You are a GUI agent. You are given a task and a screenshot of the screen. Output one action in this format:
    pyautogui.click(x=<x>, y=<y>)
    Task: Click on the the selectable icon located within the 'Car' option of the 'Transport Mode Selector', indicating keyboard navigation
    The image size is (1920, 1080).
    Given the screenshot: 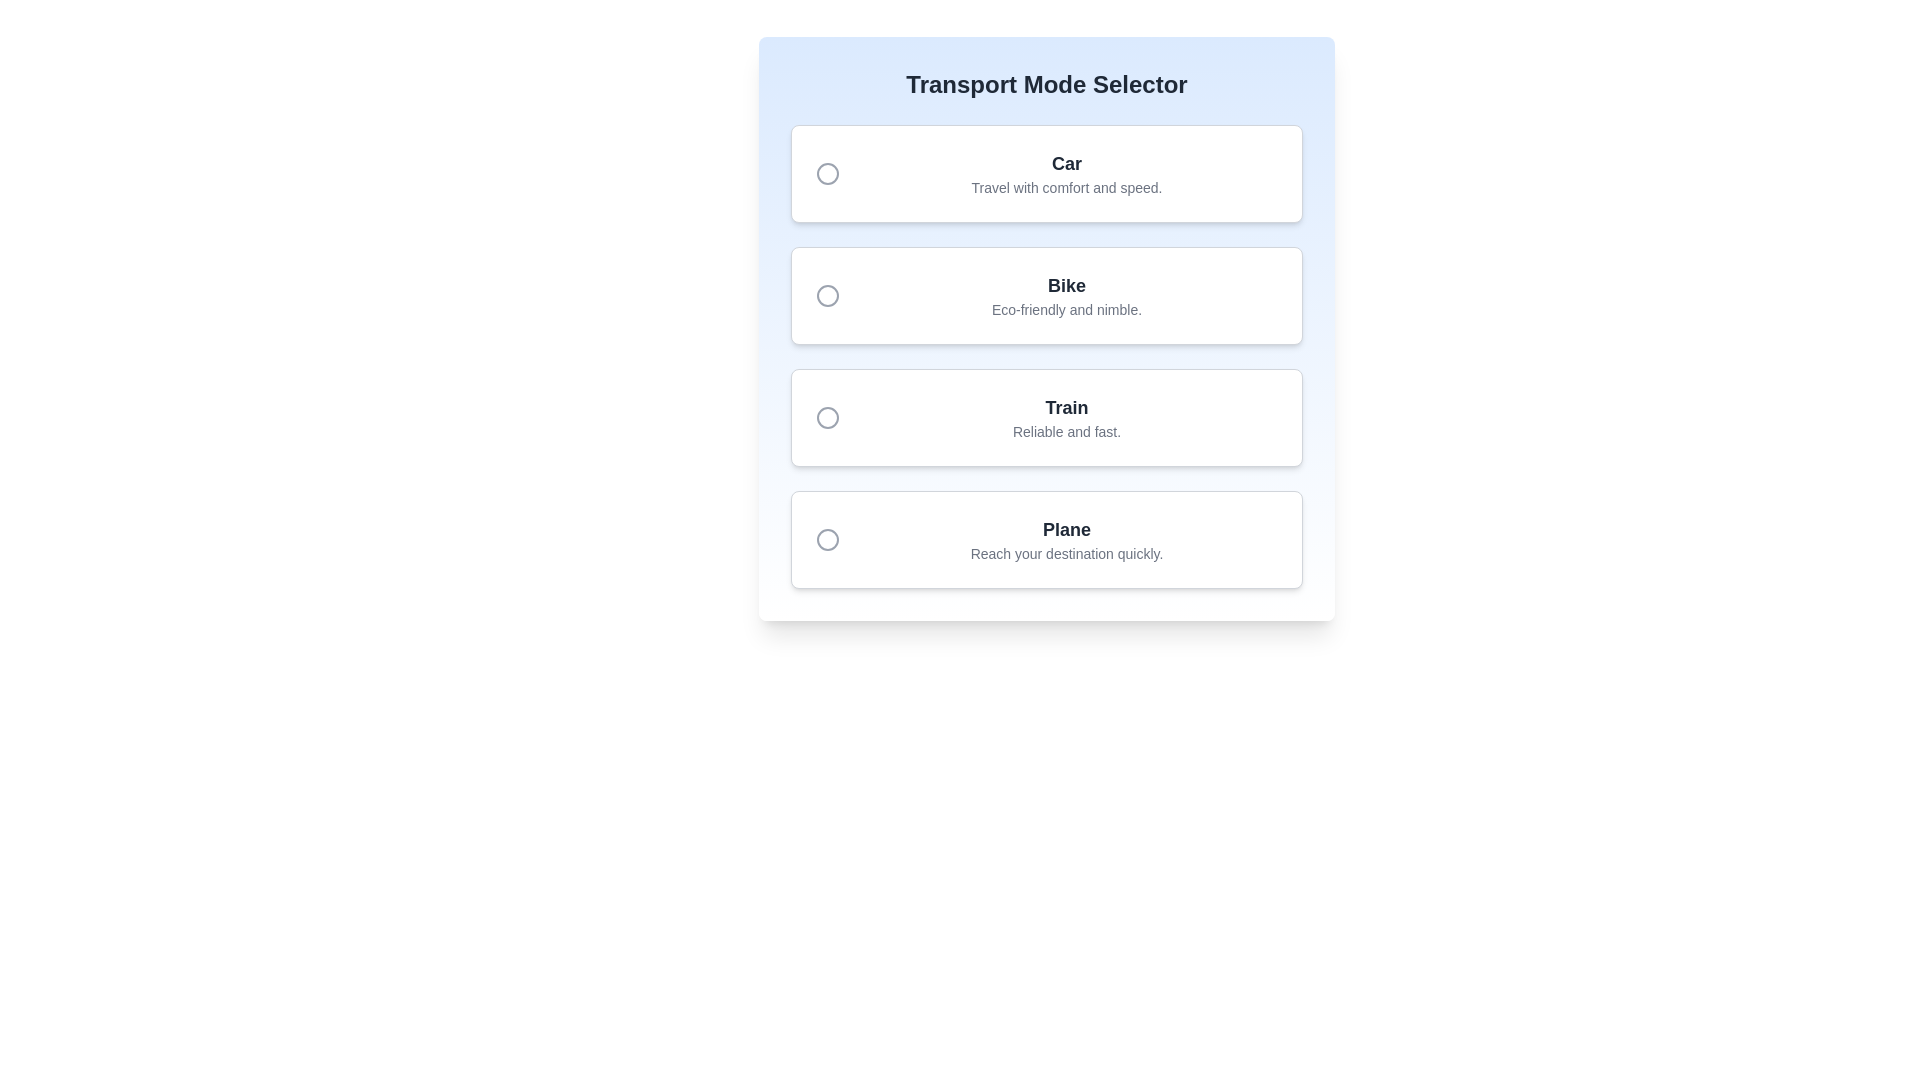 What is the action you would take?
    pyautogui.click(x=828, y=172)
    